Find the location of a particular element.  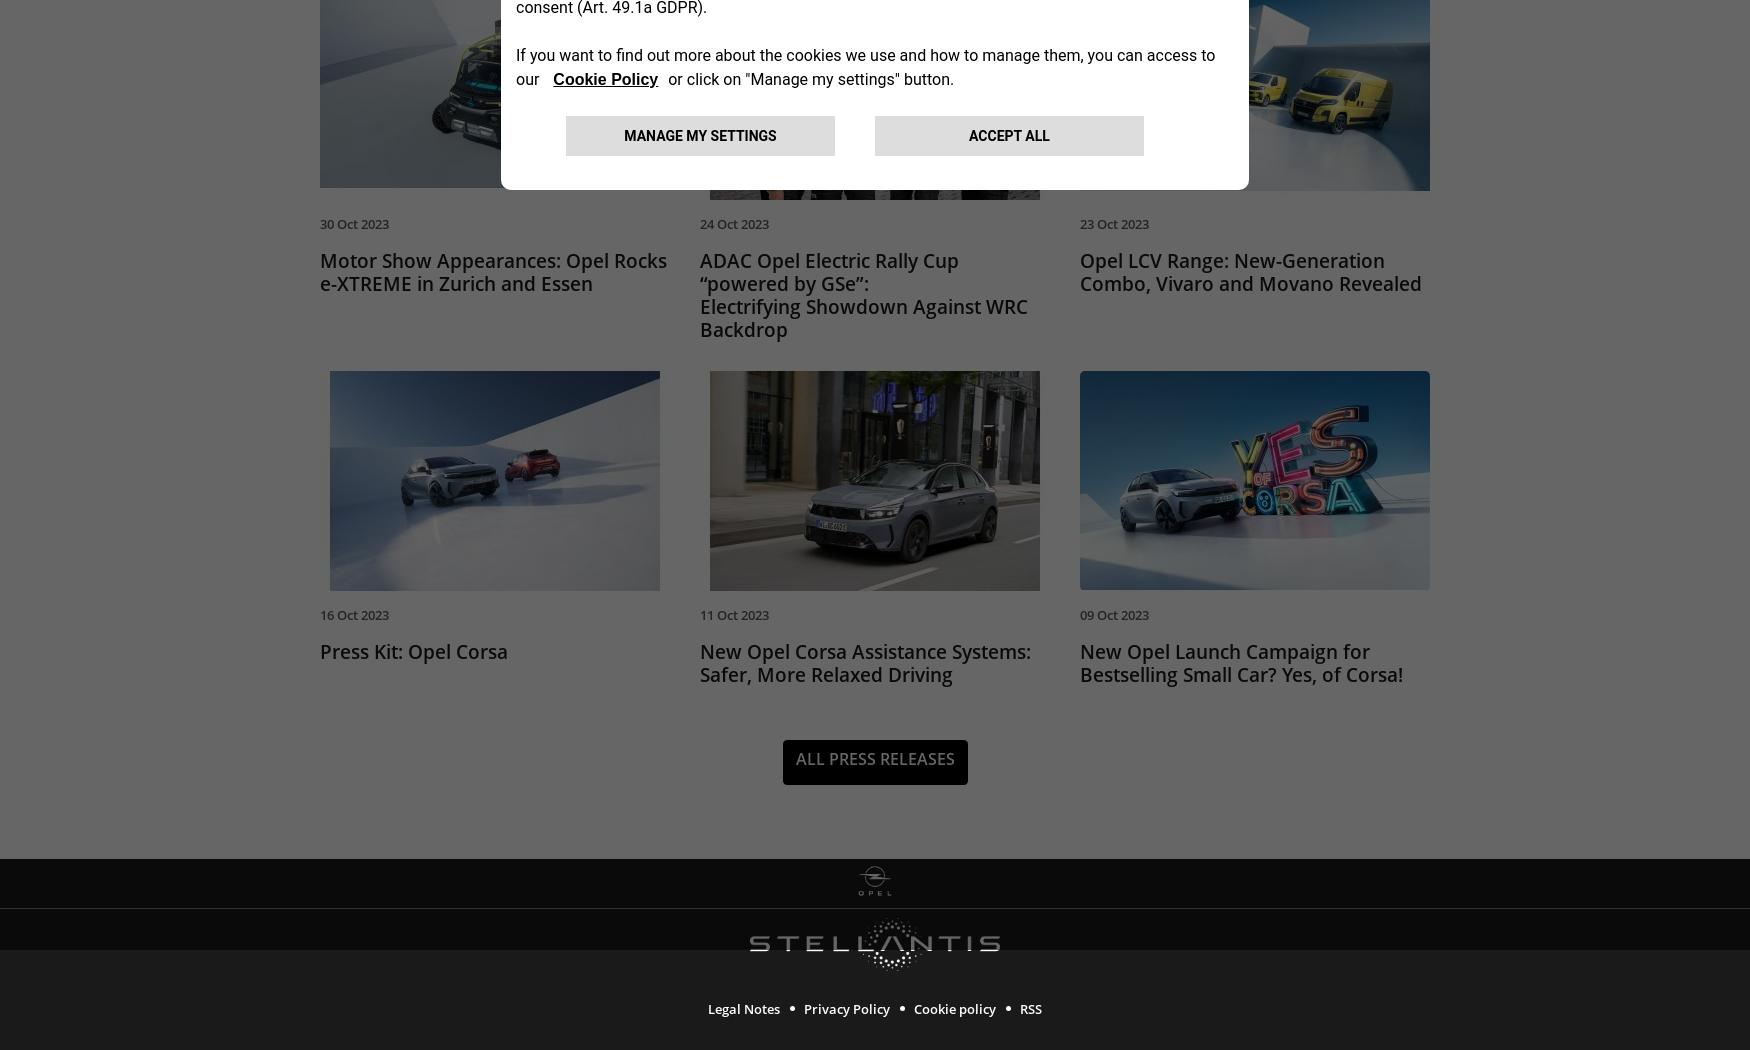

'24 Oct 2023' is located at coordinates (734, 222).